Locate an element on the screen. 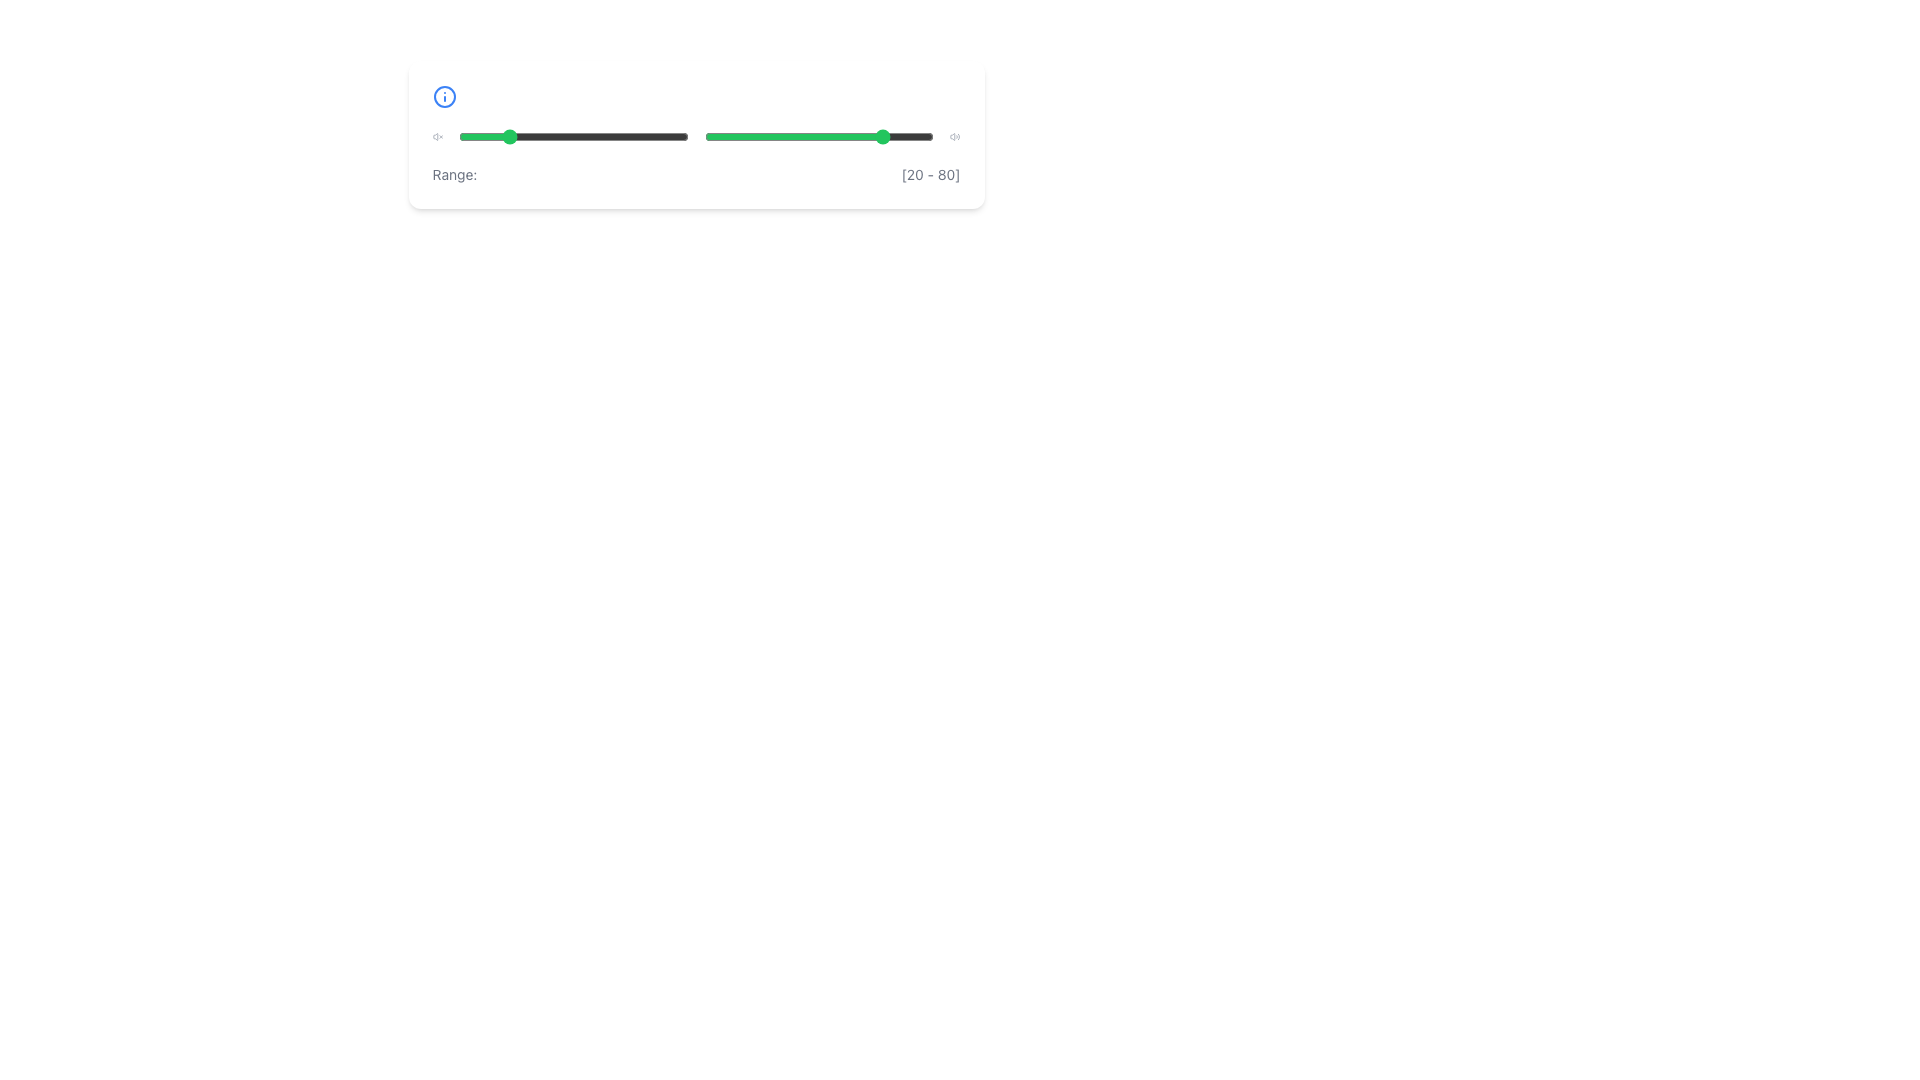 The height and width of the screenshot is (1080, 1920). the circular green handle of the horizontal range slider, which is positioned is located at coordinates (819, 136).